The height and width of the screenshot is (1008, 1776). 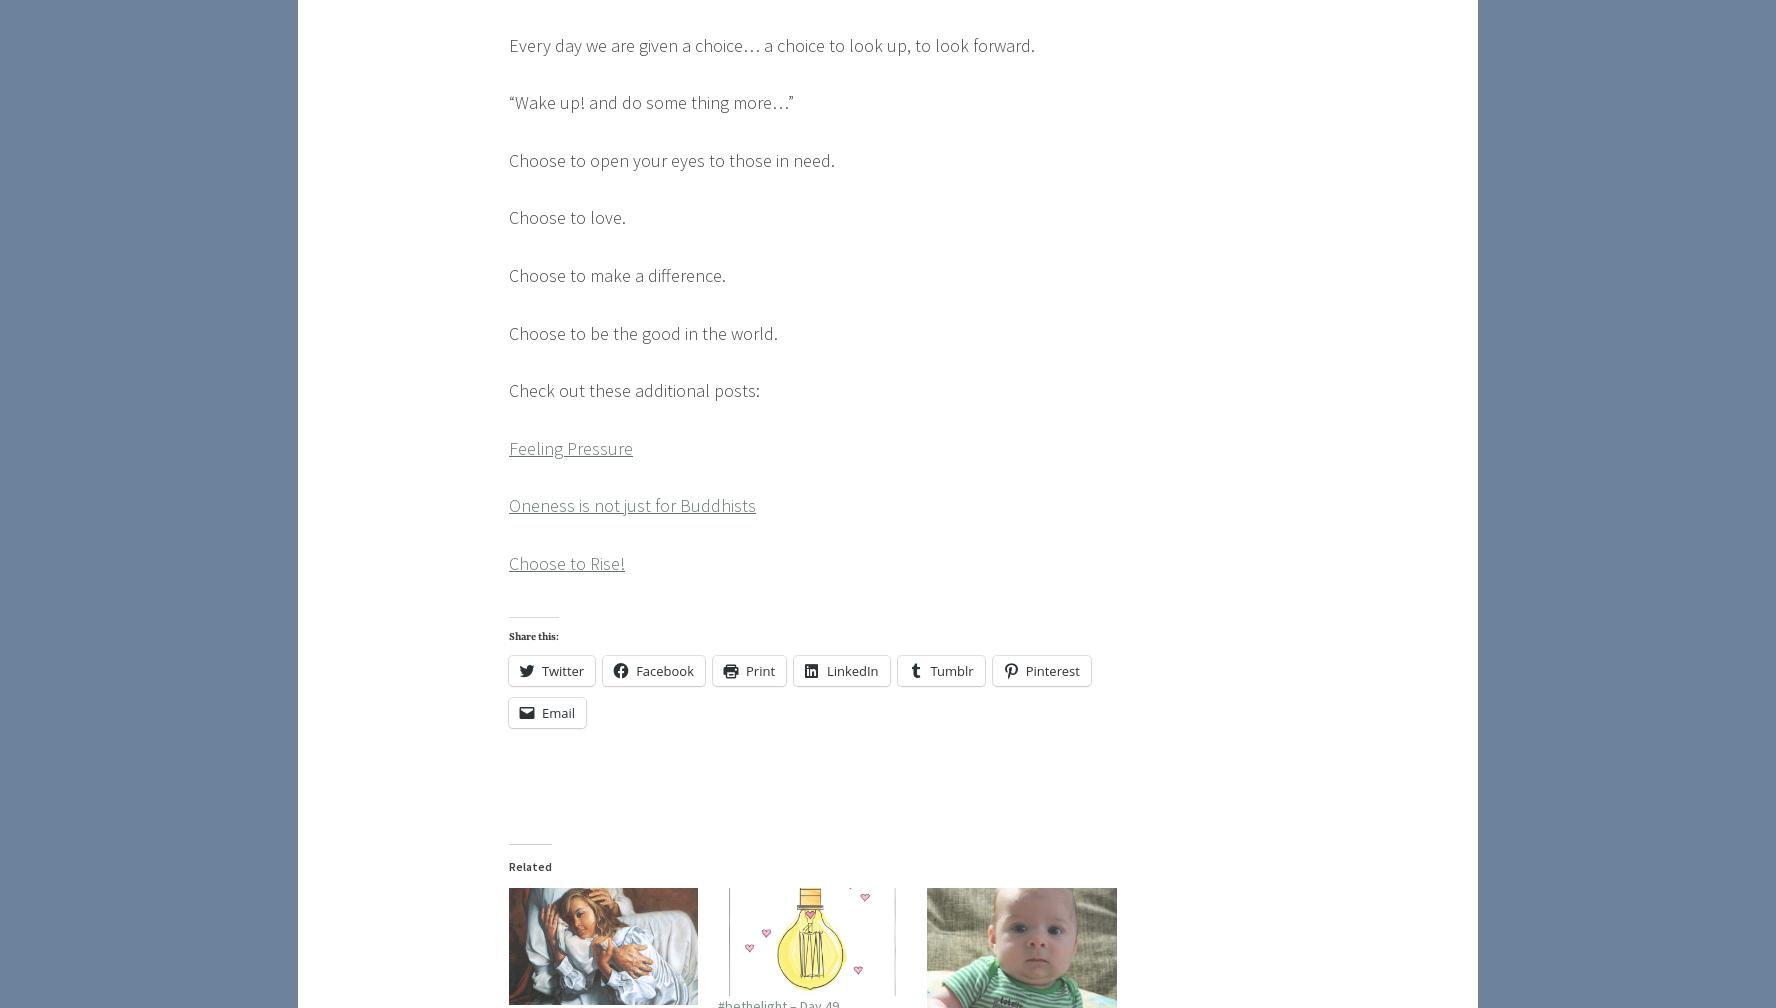 What do you see at coordinates (570, 447) in the screenshot?
I see `'Feeling Pressure'` at bounding box center [570, 447].